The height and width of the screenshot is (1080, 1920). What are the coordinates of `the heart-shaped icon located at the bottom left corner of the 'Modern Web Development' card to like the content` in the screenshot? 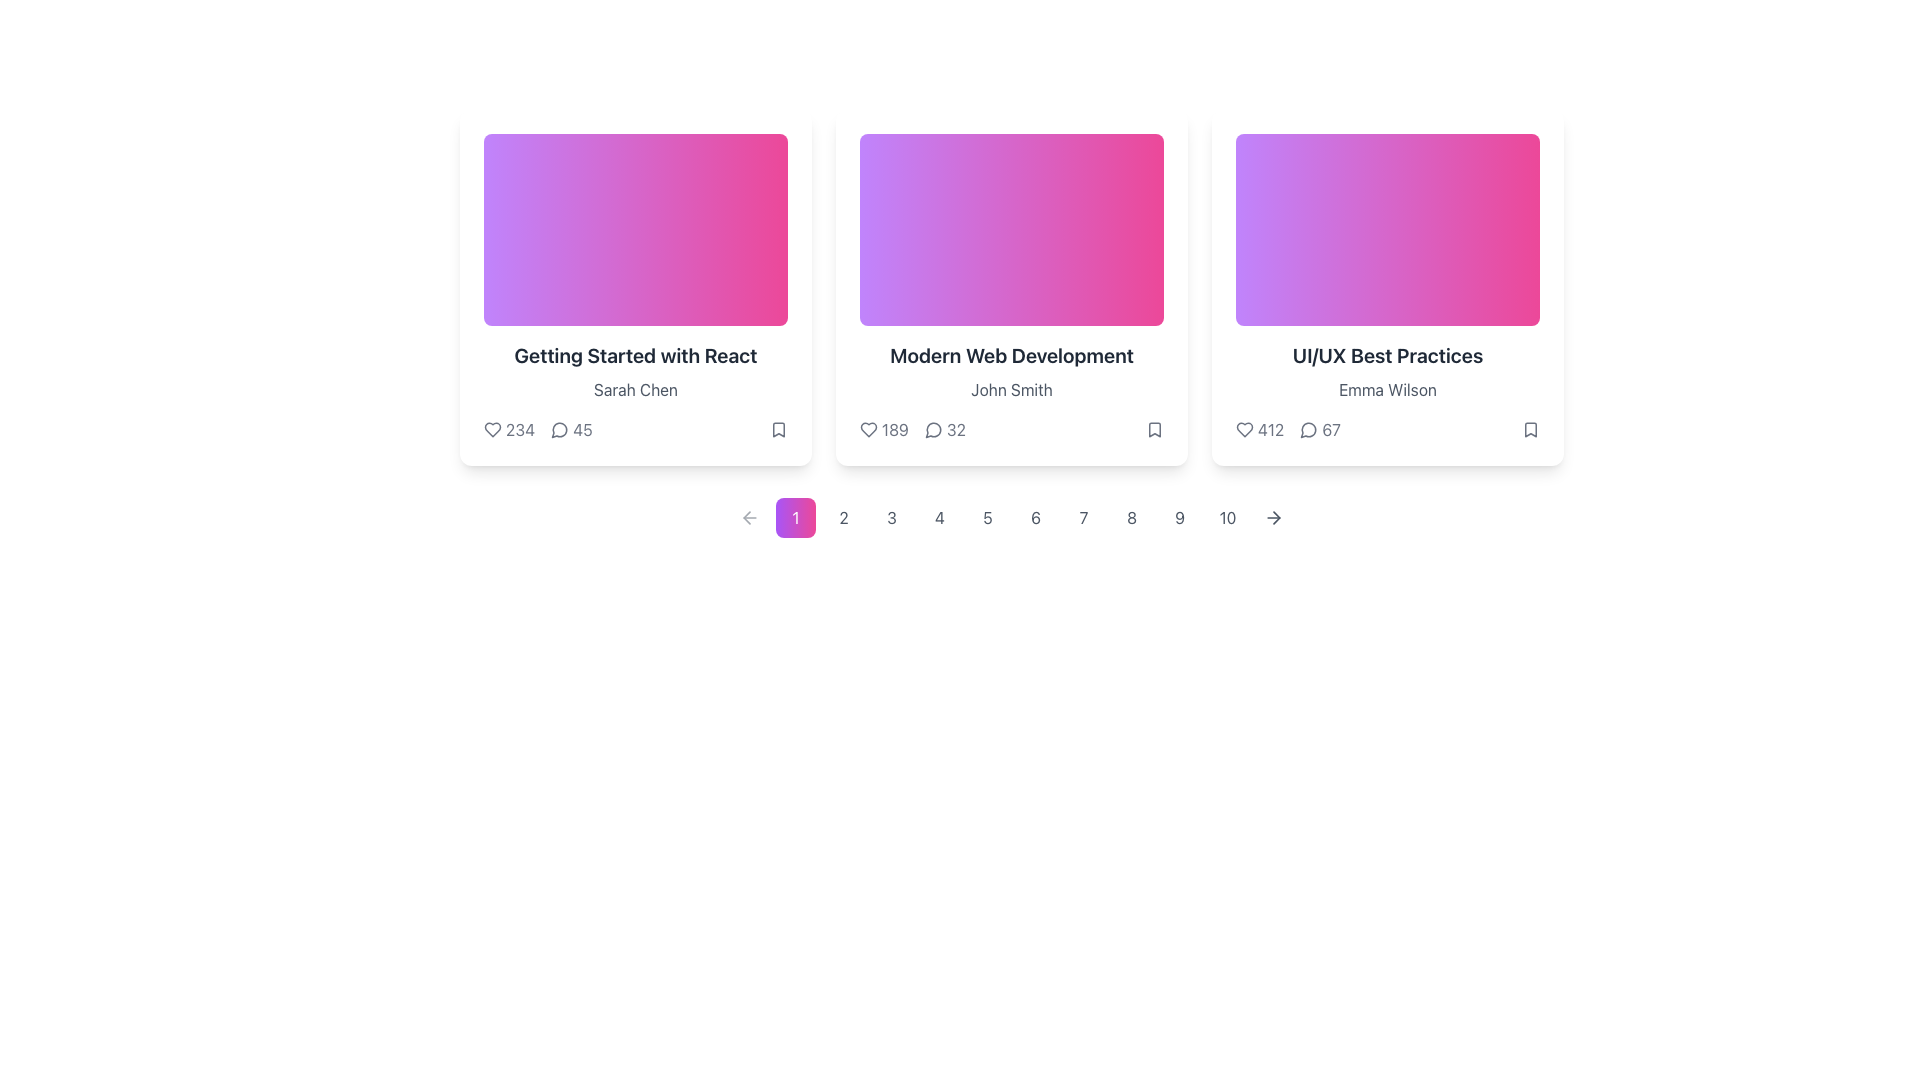 It's located at (868, 428).